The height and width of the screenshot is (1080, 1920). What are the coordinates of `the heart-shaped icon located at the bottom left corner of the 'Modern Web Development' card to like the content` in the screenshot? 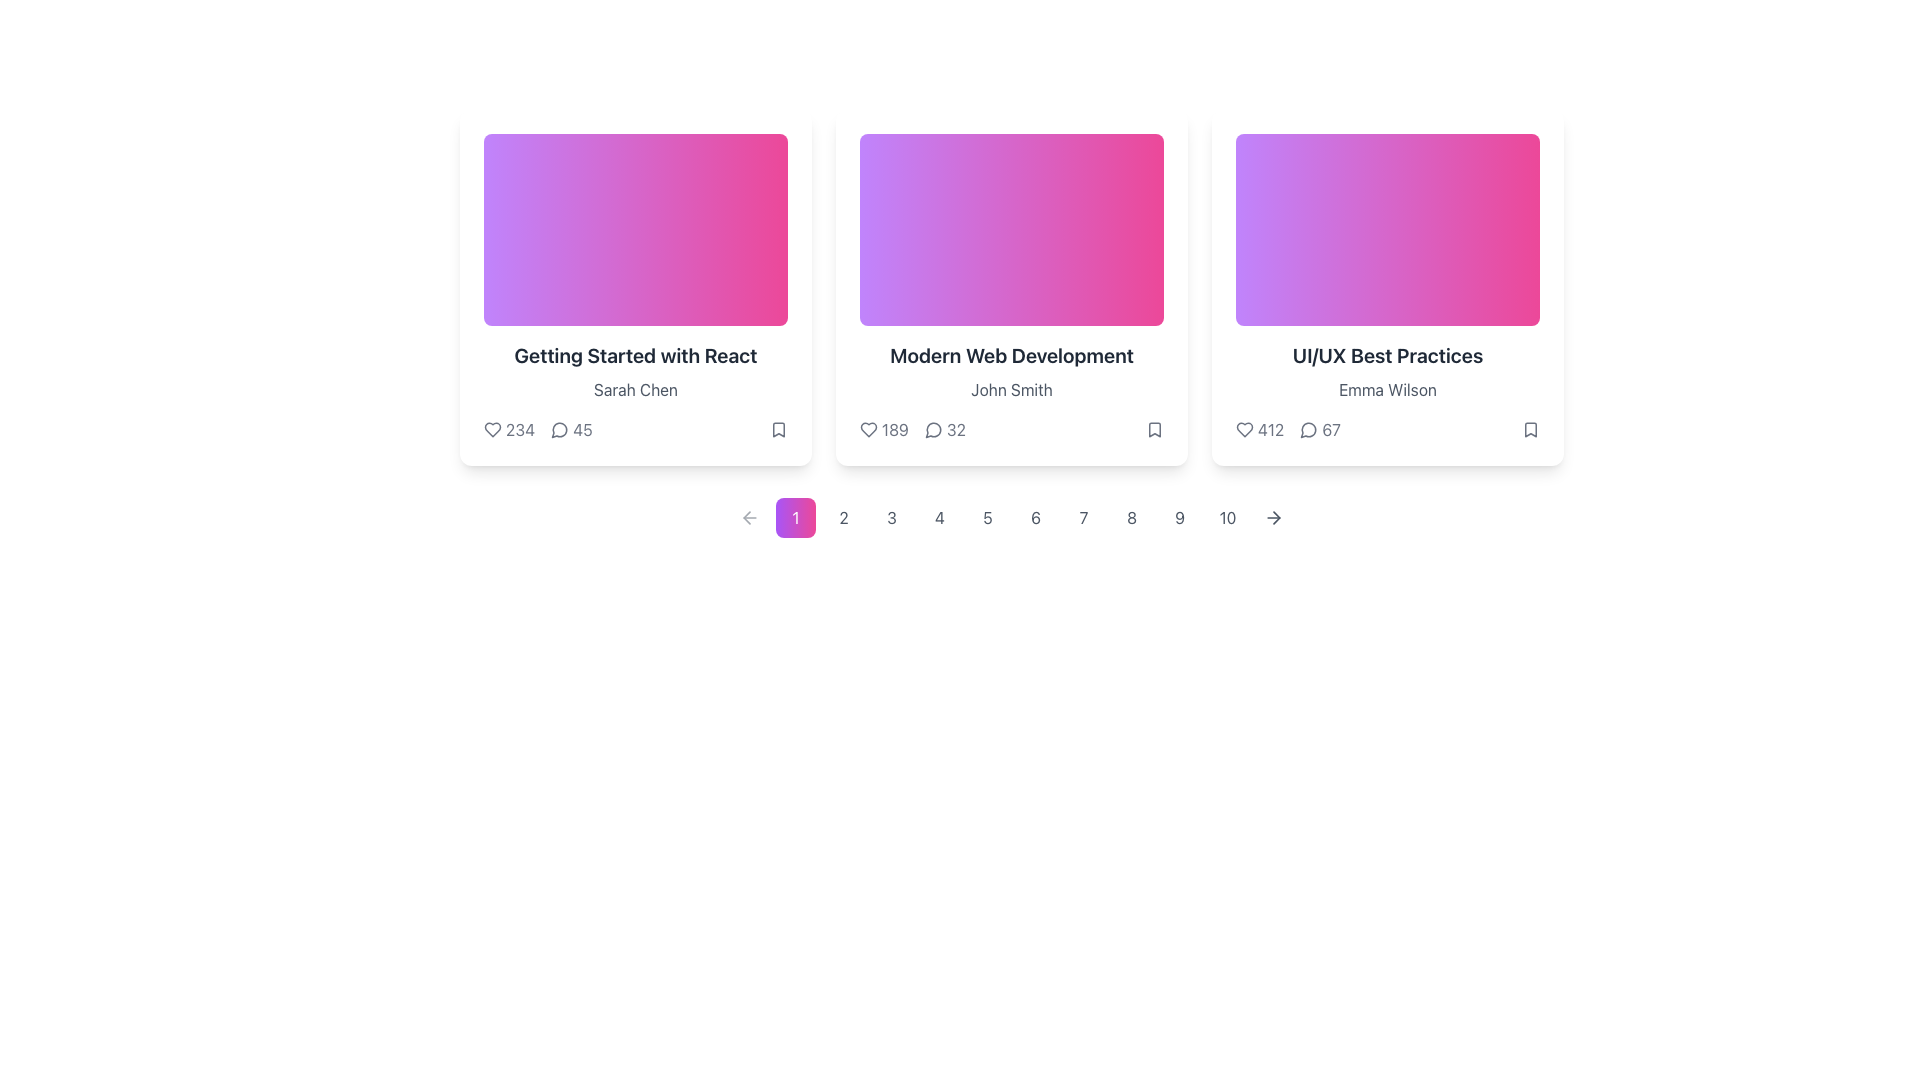 It's located at (868, 428).